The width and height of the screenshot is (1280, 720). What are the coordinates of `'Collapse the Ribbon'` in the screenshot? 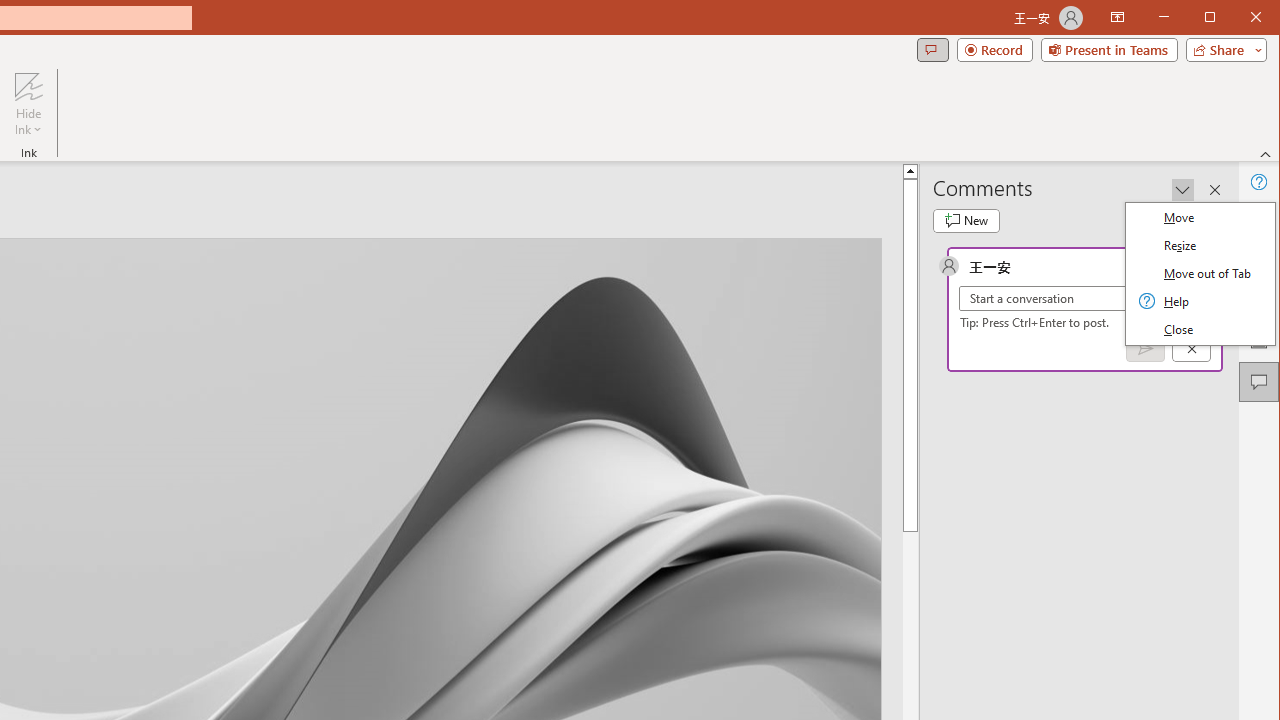 It's located at (1265, 153).